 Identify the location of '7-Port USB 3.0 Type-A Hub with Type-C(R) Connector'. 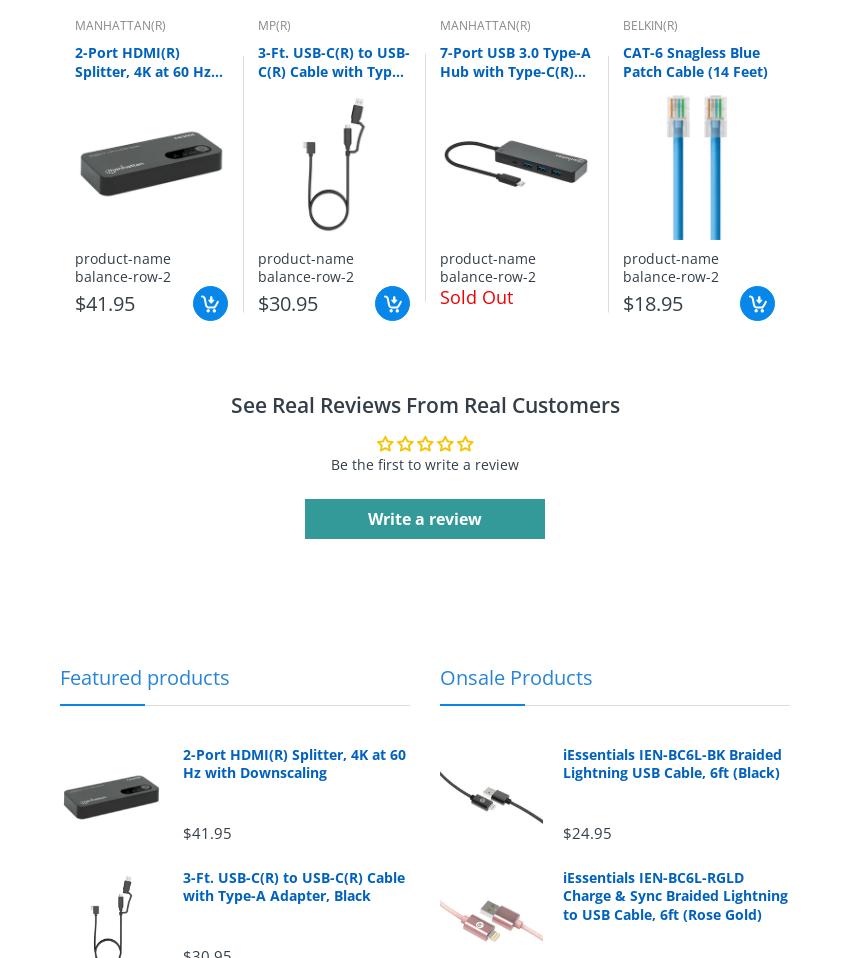
(514, 69).